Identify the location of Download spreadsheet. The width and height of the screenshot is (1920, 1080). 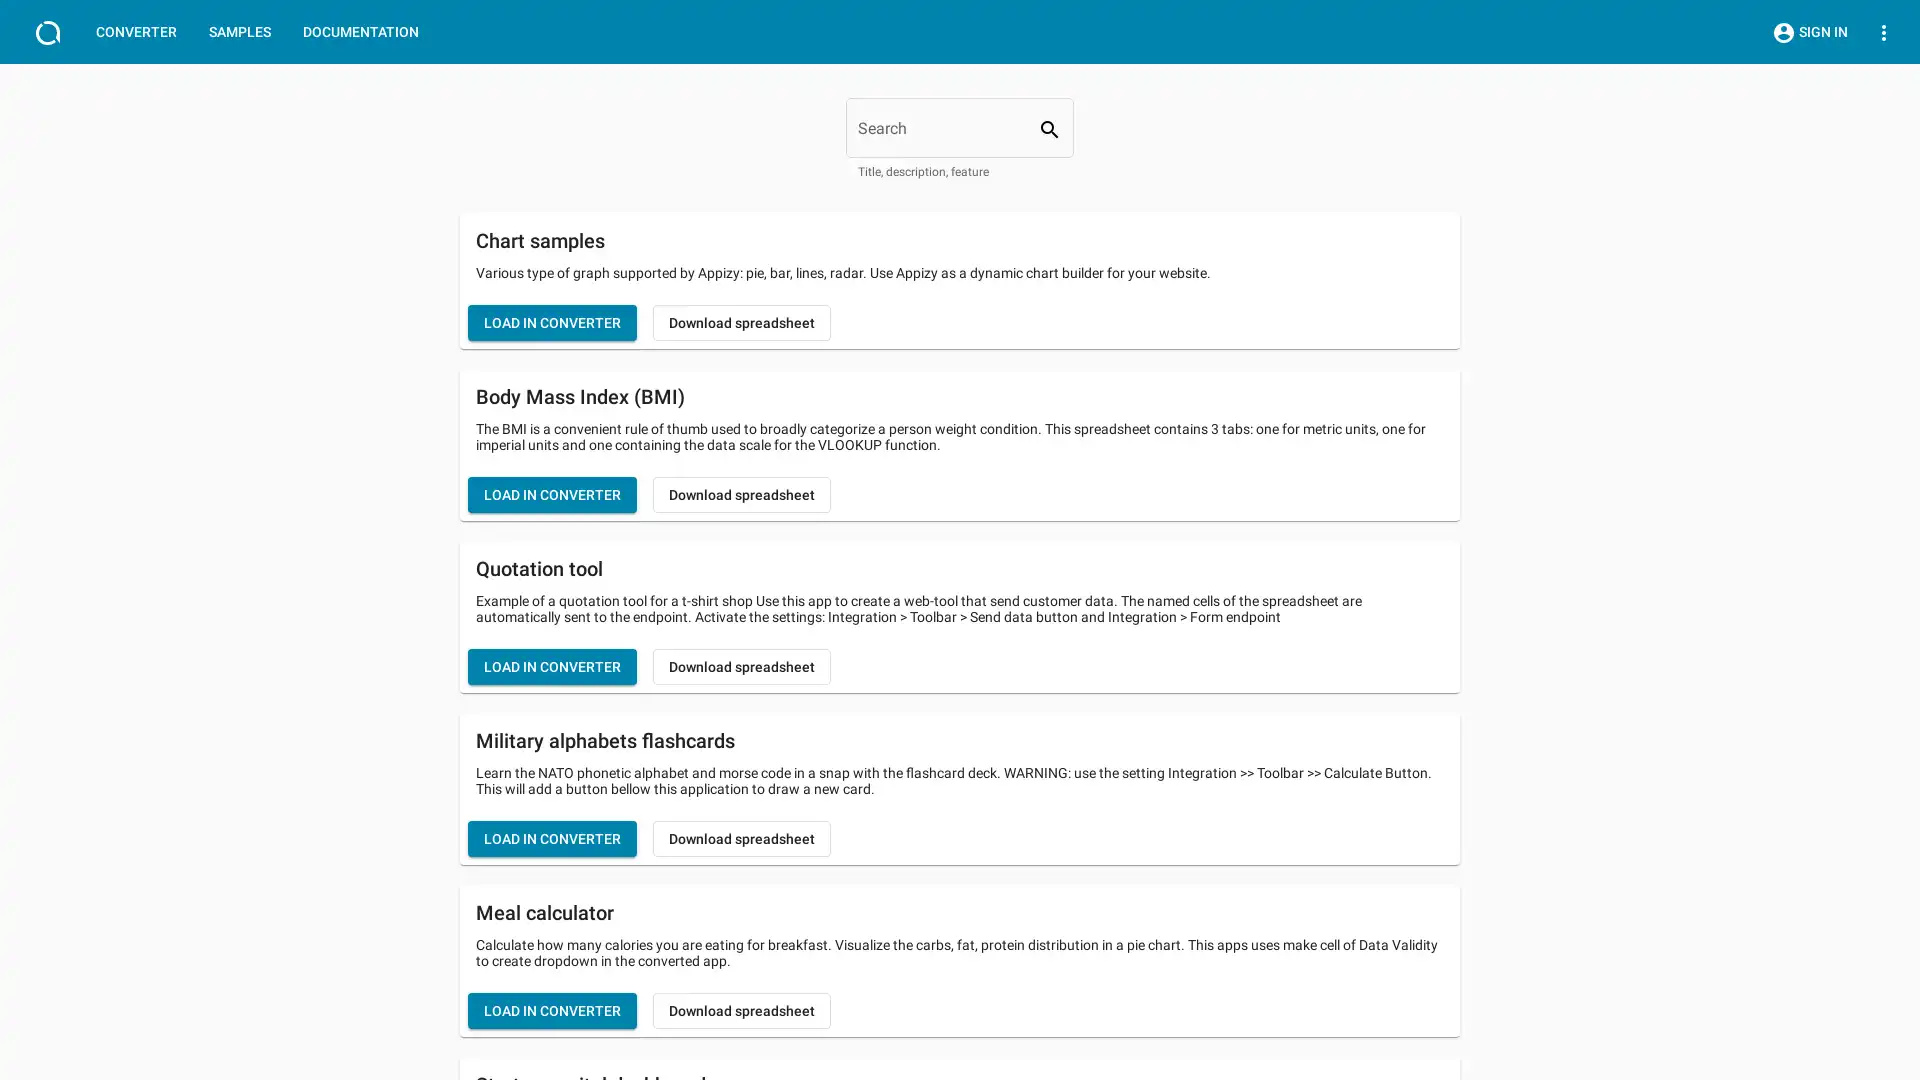
(741, 667).